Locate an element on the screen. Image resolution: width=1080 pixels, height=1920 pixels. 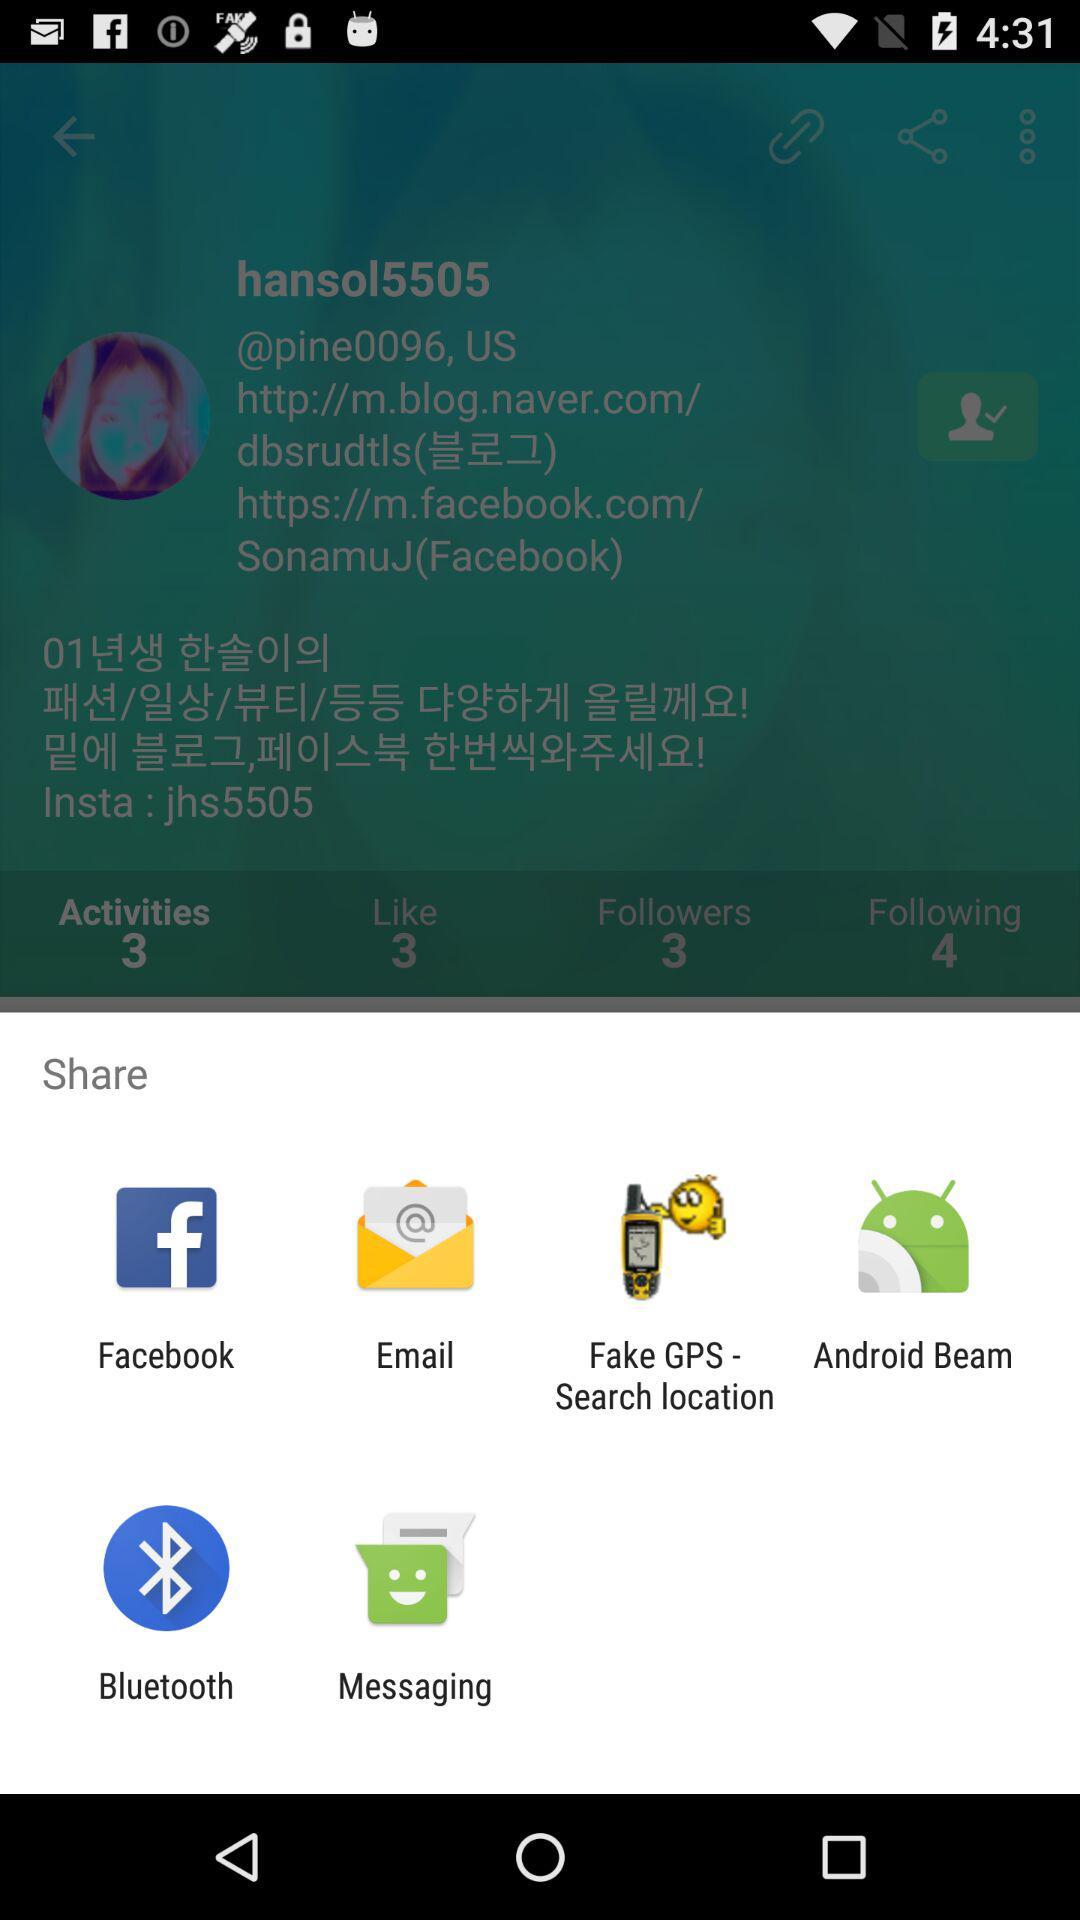
icon next to android beam icon is located at coordinates (664, 1374).